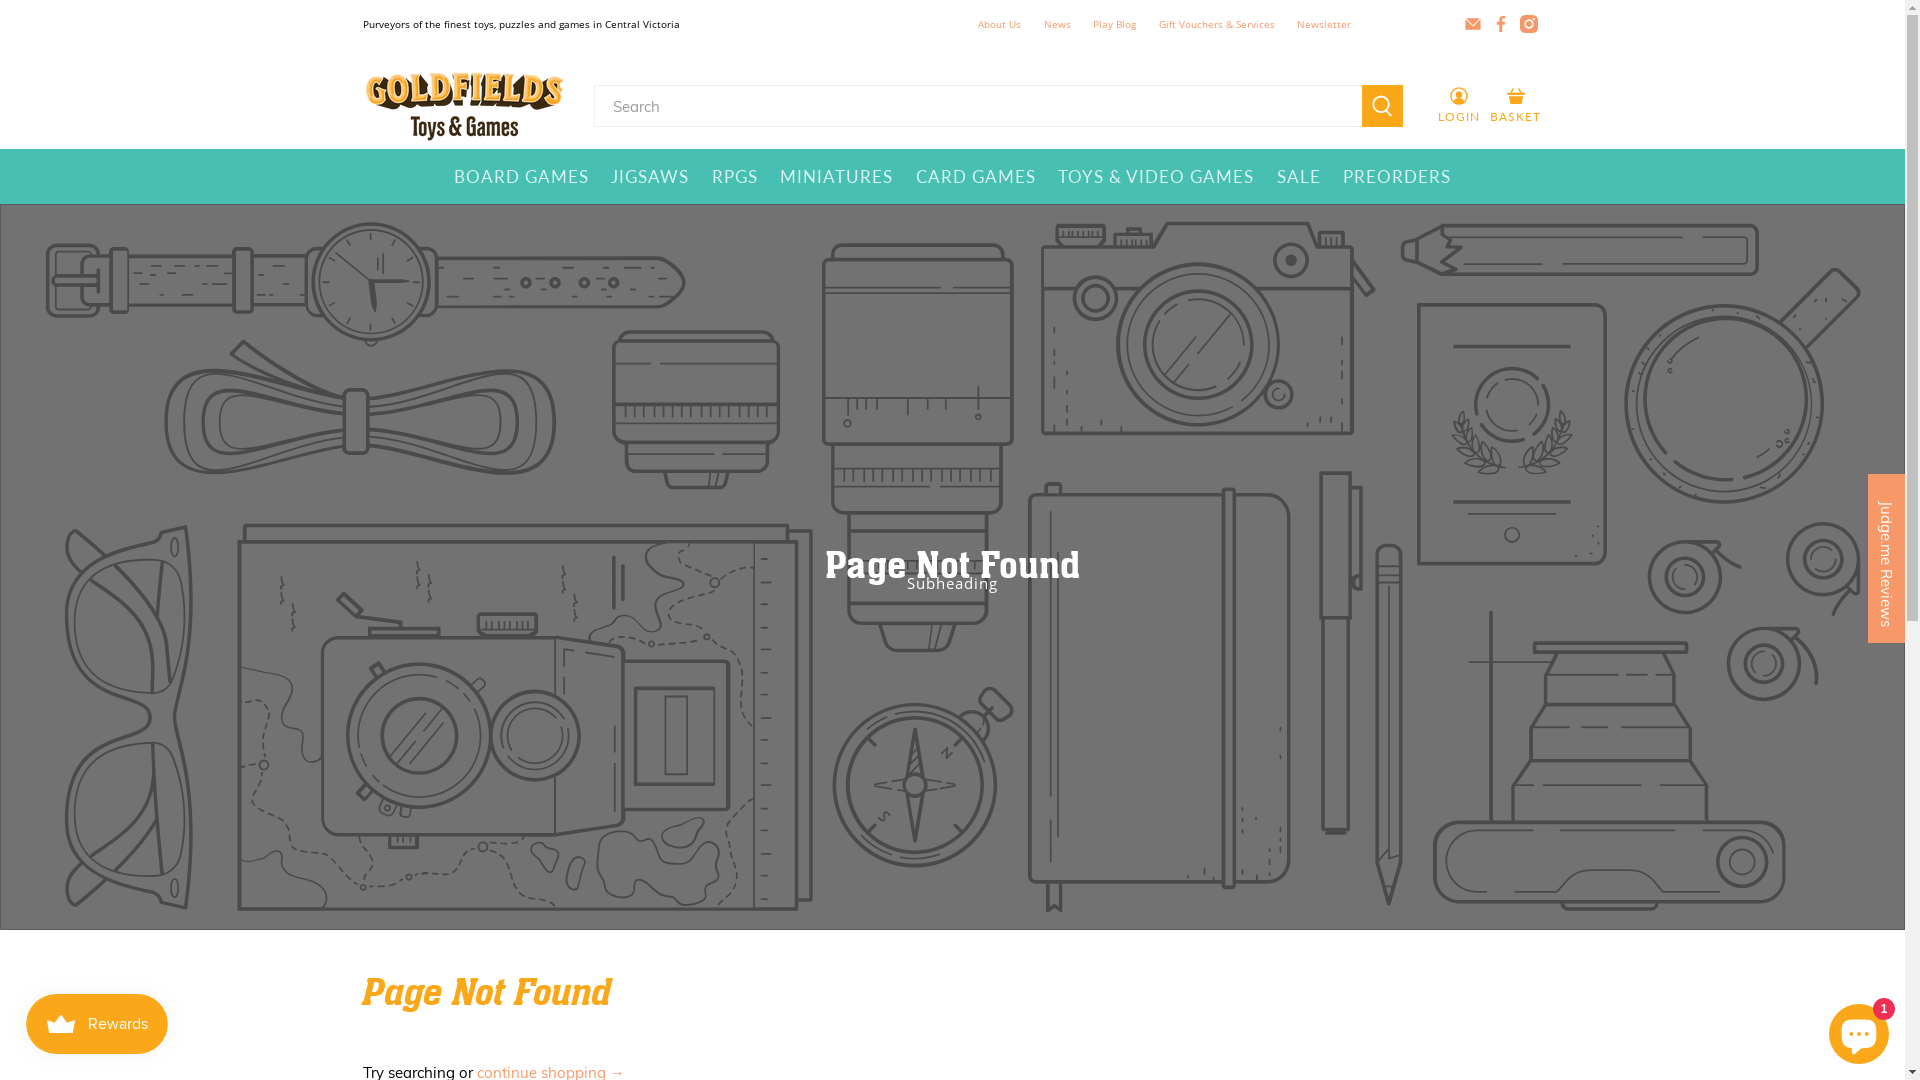 This screenshot has width=1920, height=1080. I want to click on 'News', so click(1032, 24).